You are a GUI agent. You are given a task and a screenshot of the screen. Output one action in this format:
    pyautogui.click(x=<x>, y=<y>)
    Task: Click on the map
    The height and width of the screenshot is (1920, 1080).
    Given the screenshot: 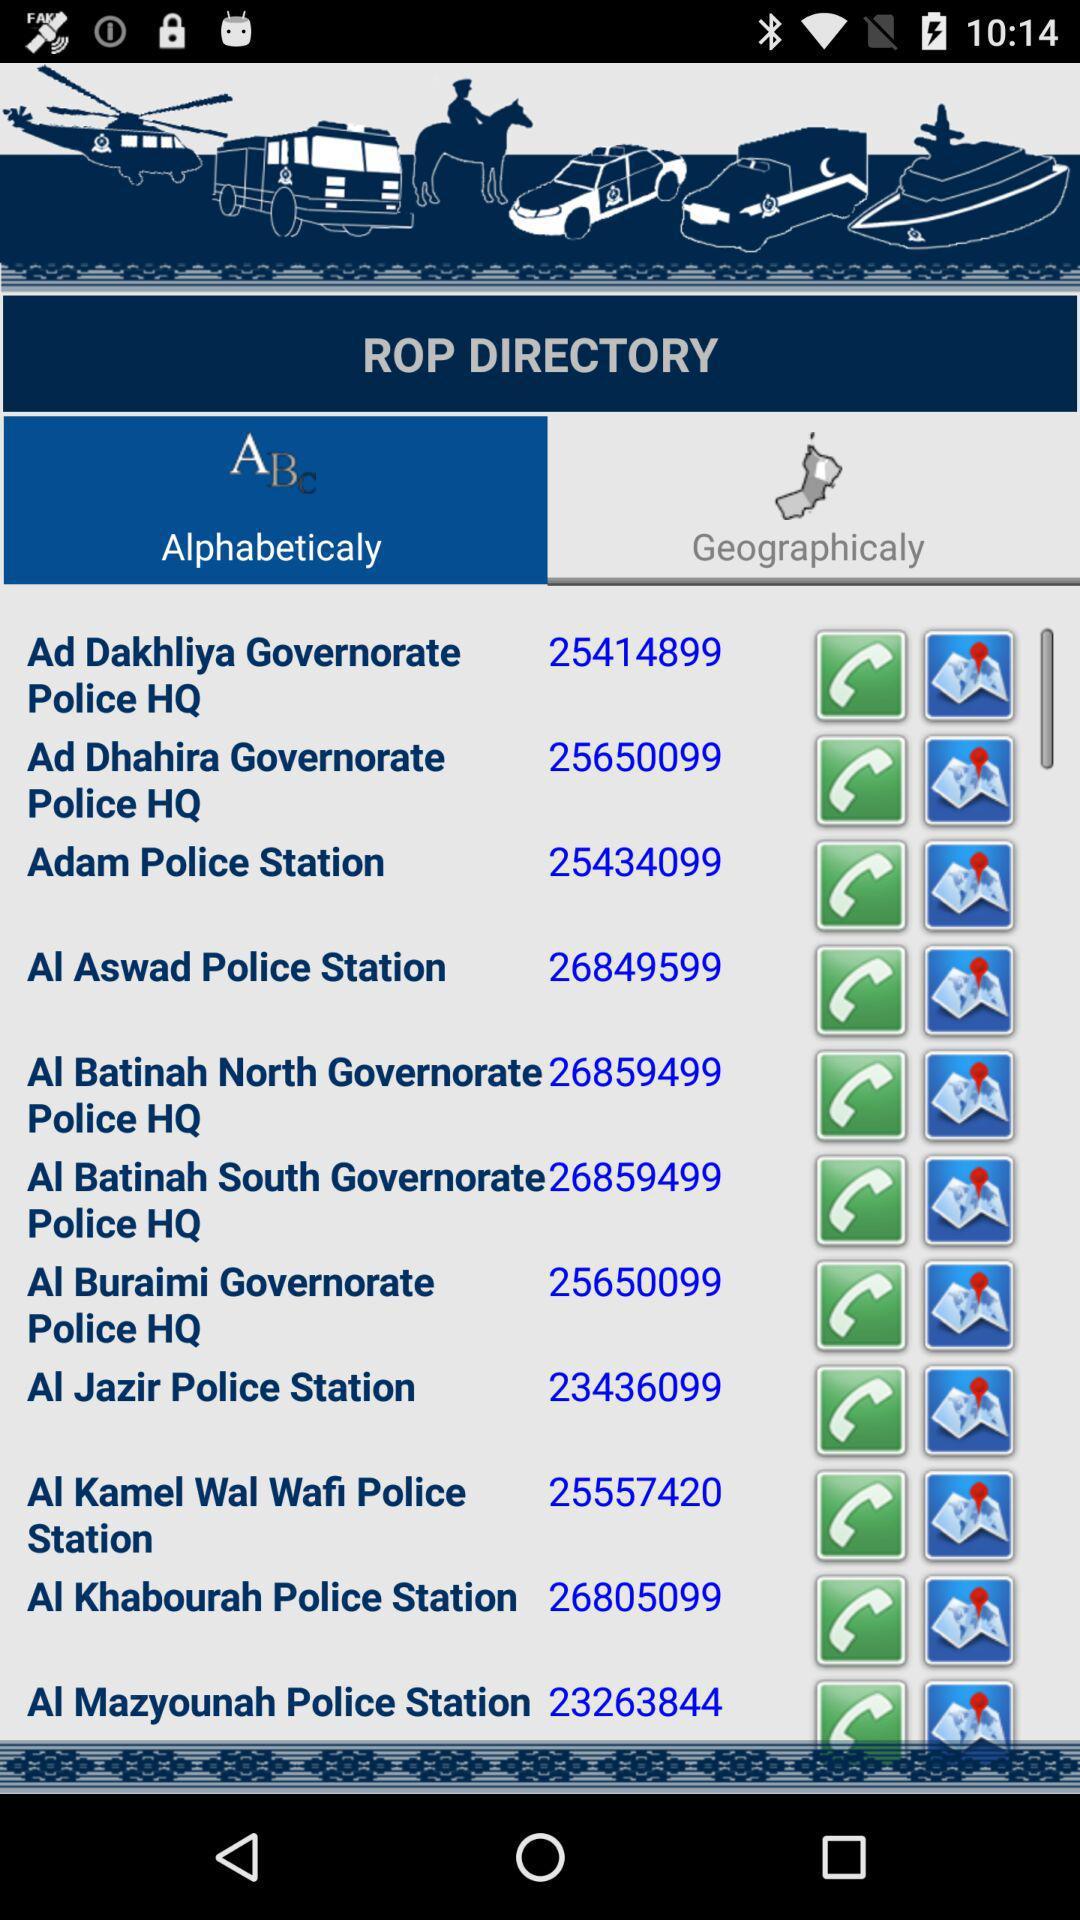 What is the action you would take?
    pyautogui.click(x=967, y=1621)
    